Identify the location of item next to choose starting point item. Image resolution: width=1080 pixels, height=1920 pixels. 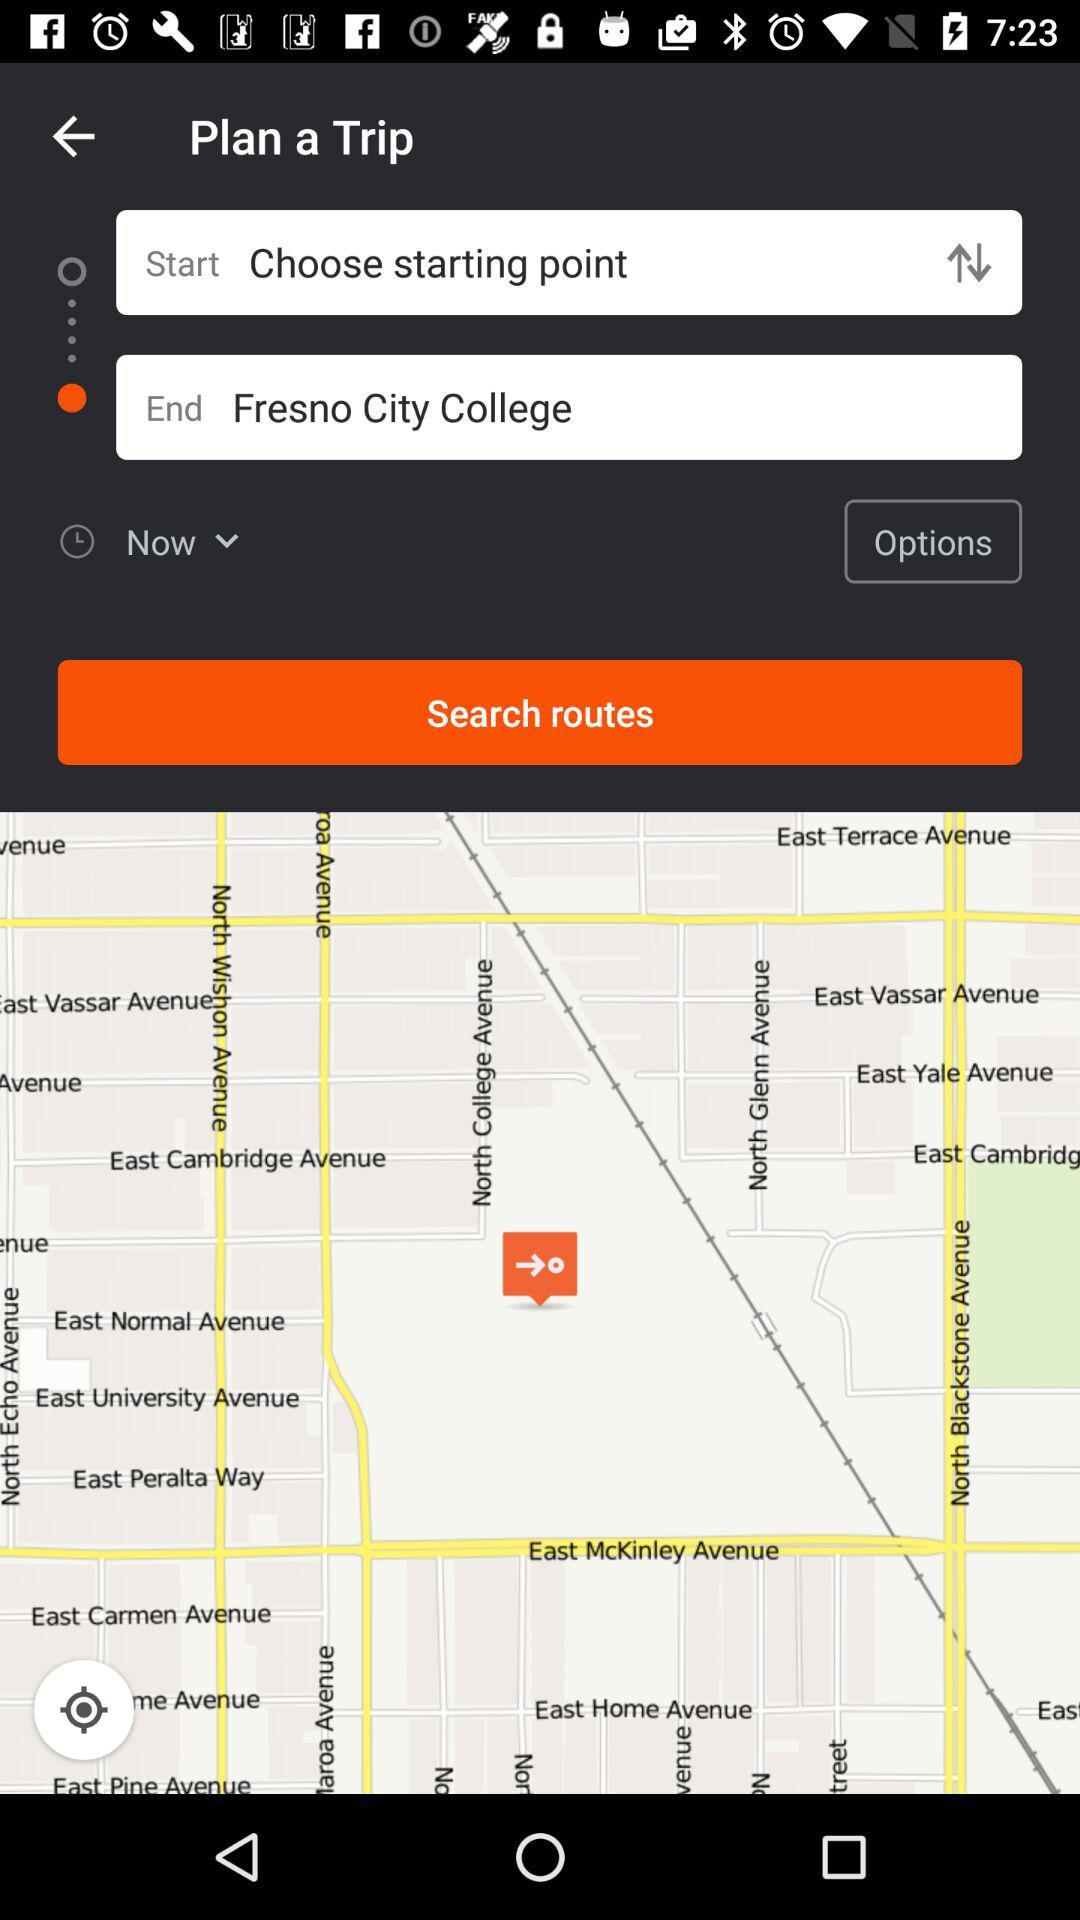
(968, 261).